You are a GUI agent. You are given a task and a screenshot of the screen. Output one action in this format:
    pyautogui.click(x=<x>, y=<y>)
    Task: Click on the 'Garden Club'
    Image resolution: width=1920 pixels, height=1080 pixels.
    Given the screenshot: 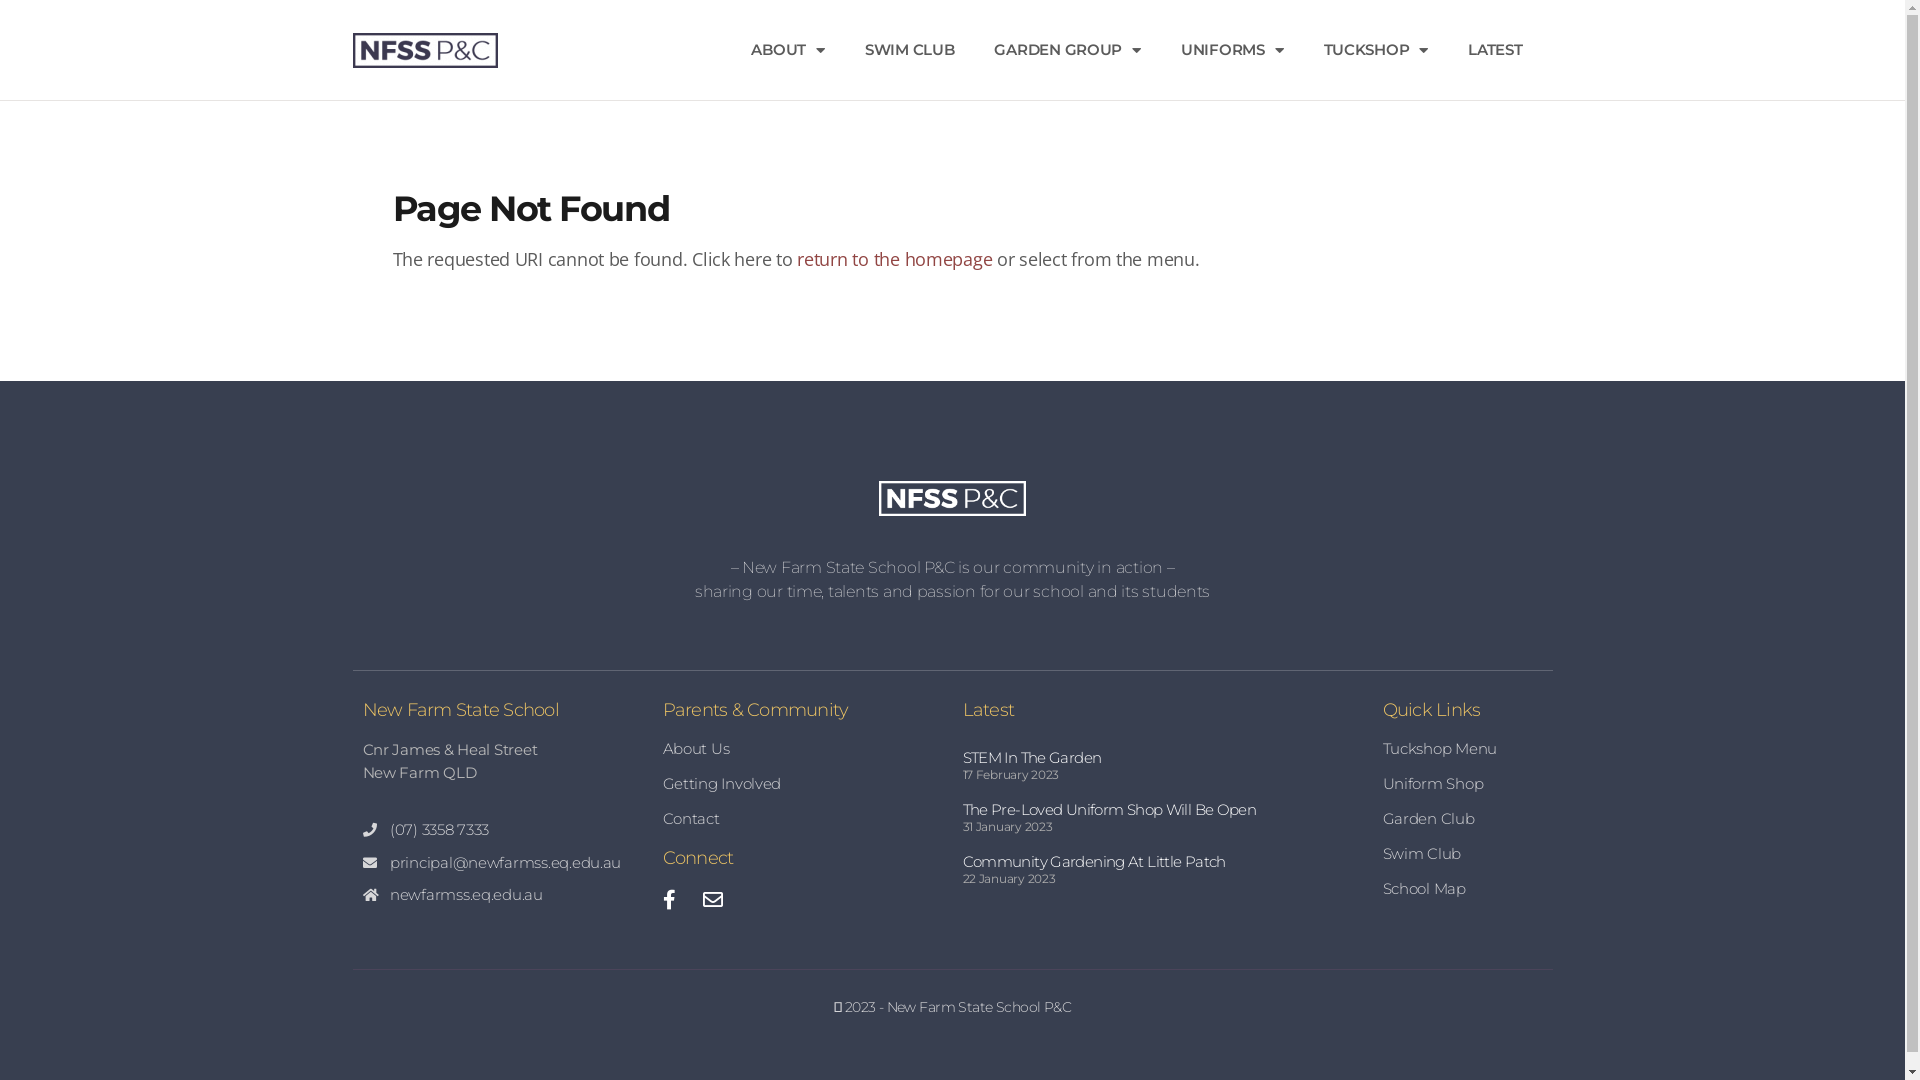 What is the action you would take?
    pyautogui.click(x=1462, y=818)
    